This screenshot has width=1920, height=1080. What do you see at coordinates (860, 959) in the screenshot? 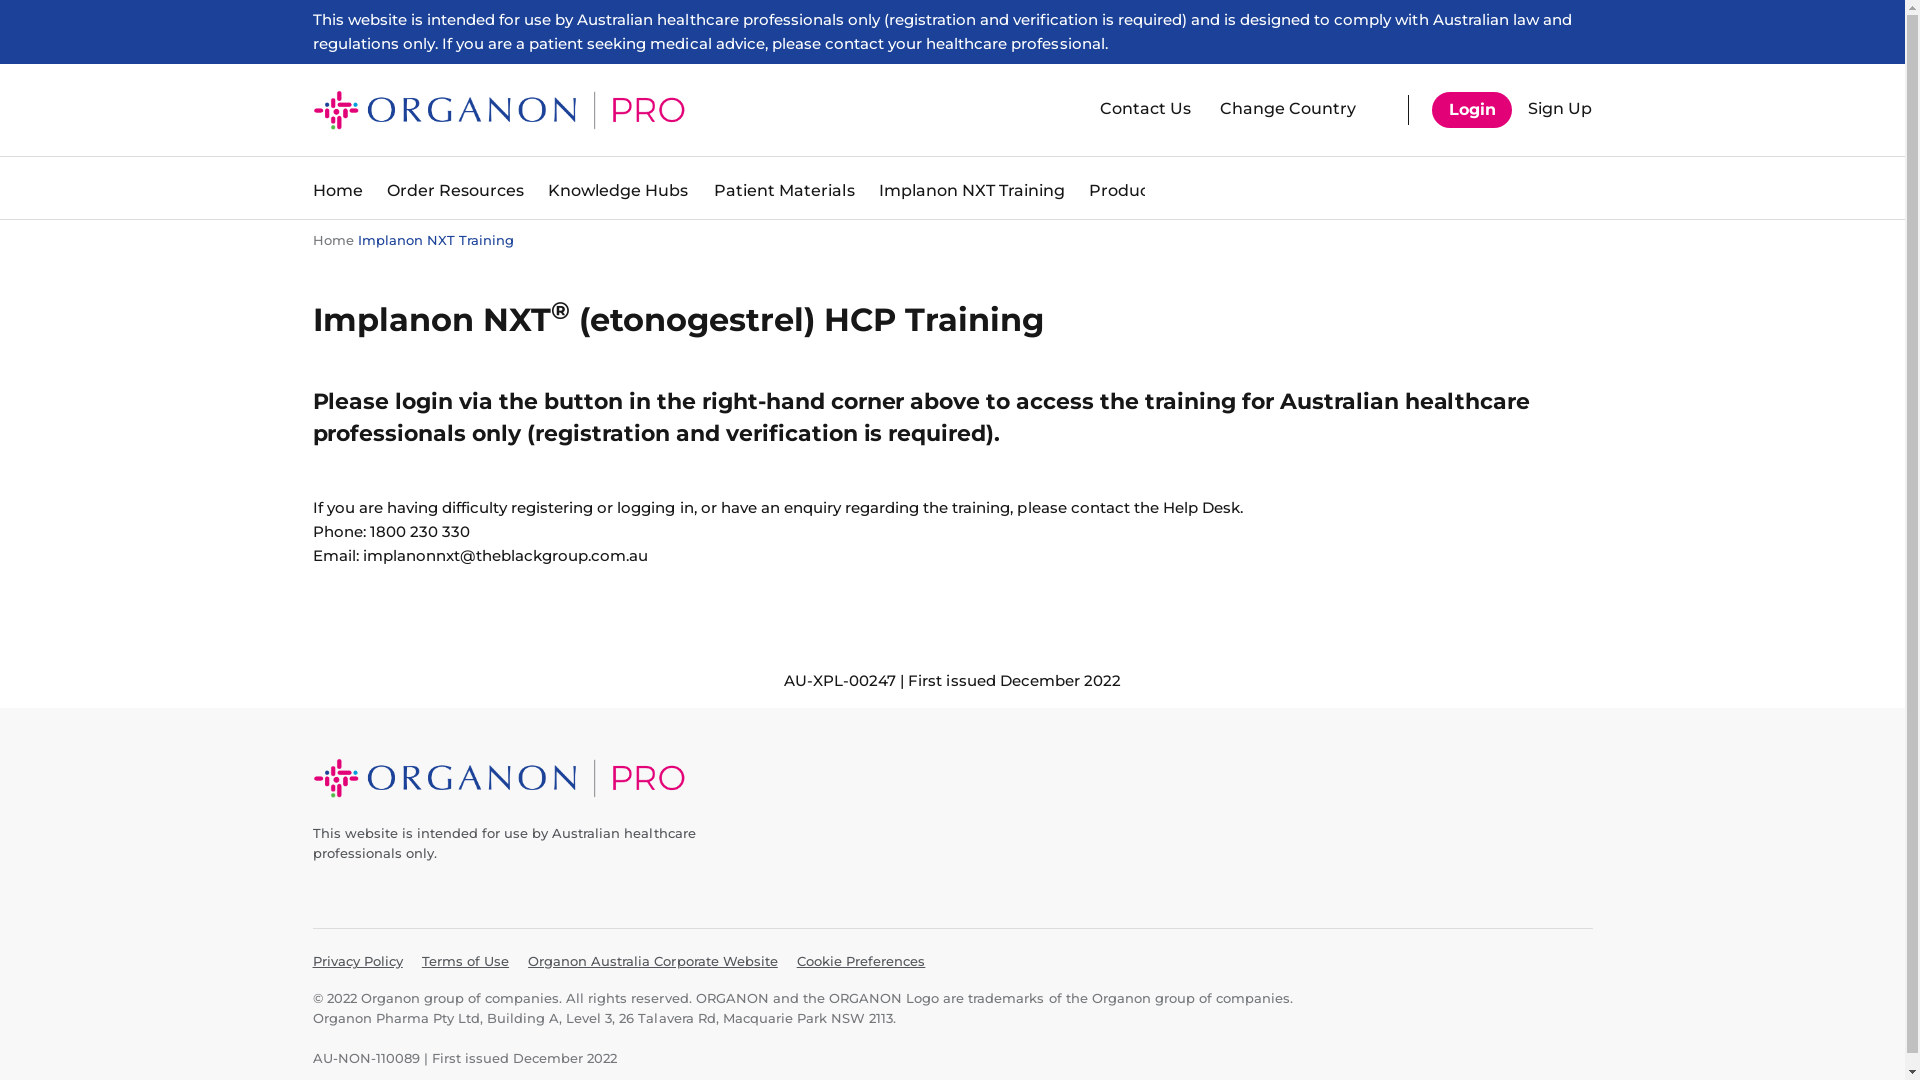
I see `'Cookie Preferences'` at bounding box center [860, 959].